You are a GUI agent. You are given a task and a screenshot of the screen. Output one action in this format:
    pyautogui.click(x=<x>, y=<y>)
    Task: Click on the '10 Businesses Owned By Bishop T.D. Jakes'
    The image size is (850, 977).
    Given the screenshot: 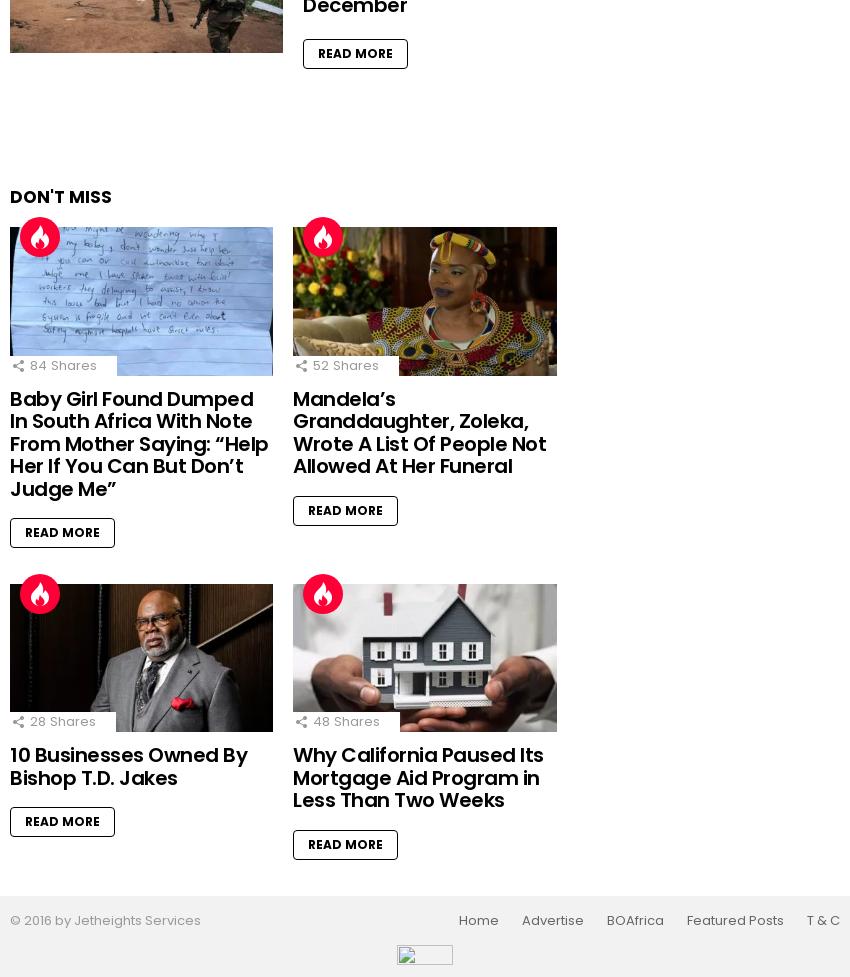 What is the action you would take?
    pyautogui.click(x=128, y=765)
    